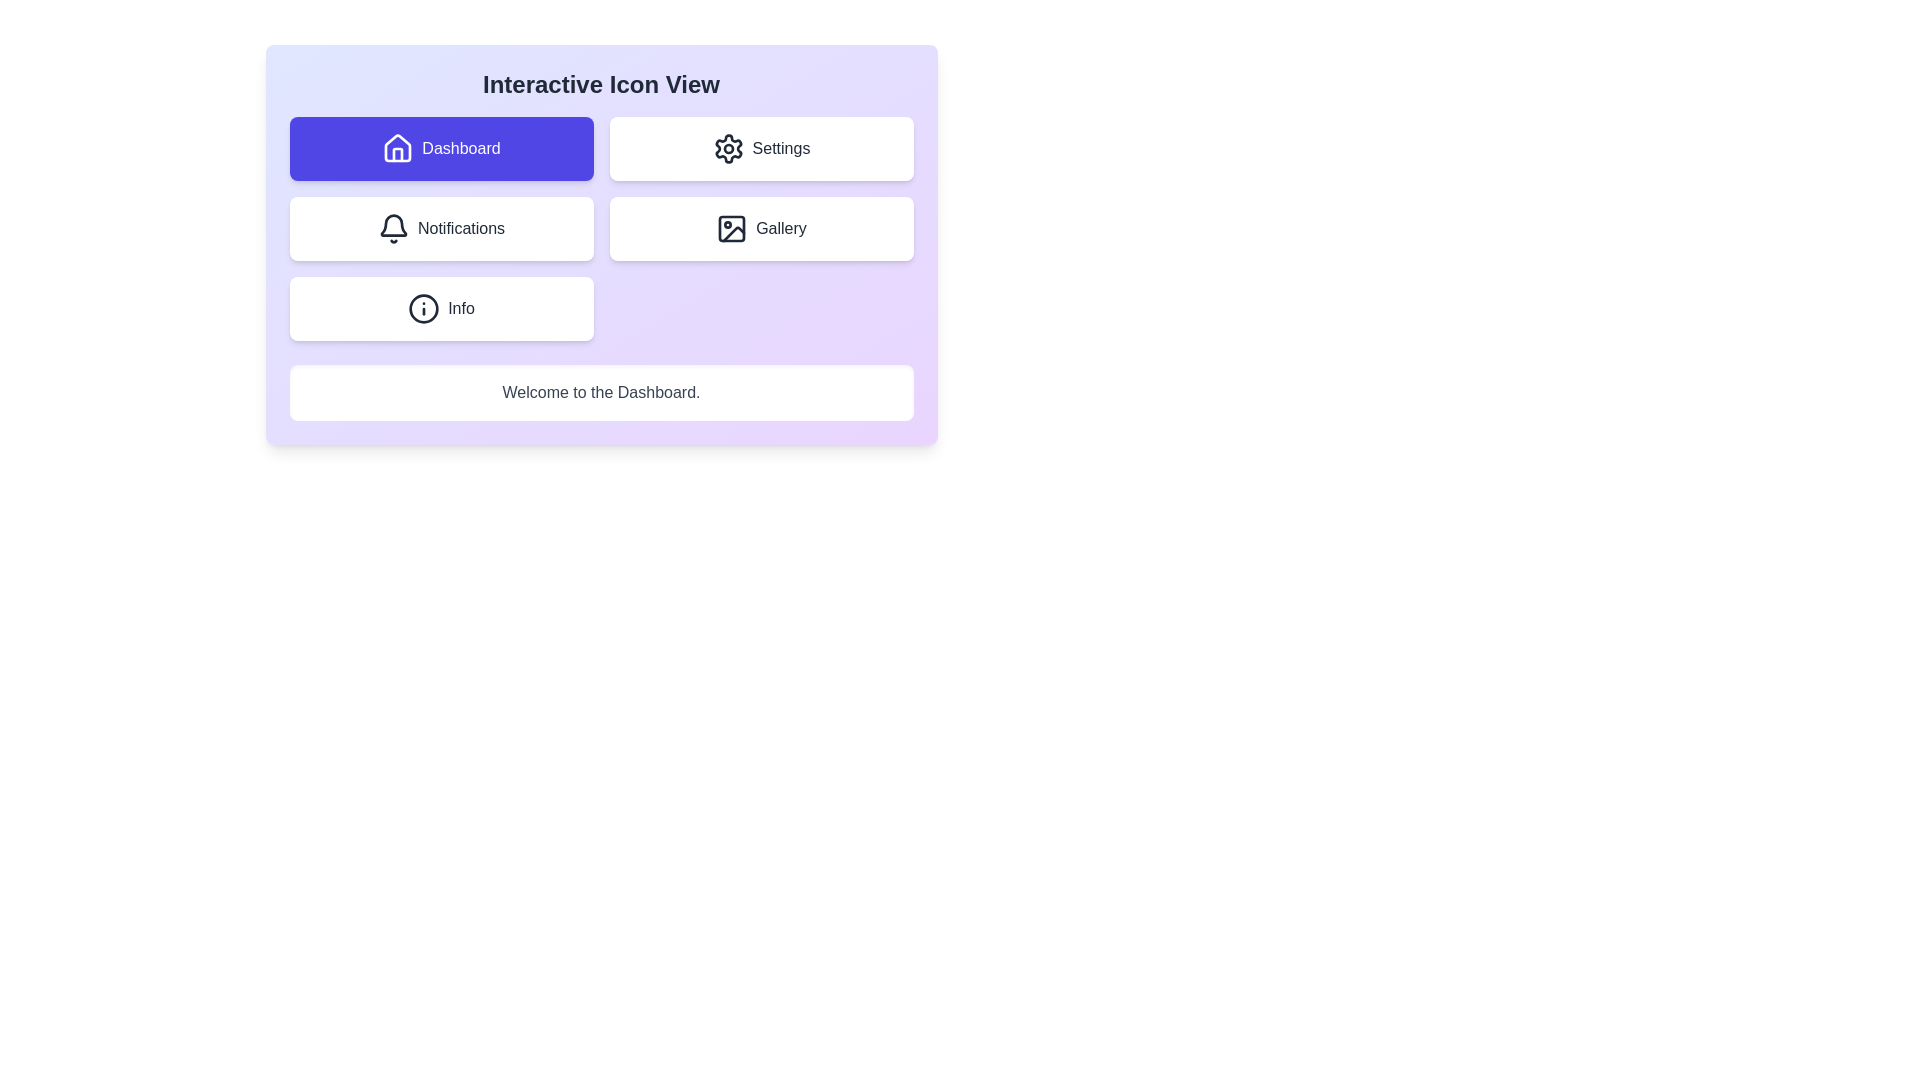 The width and height of the screenshot is (1920, 1080). I want to click on the Gallery button icon, which is the left-most part of the button, so click(731, 227).